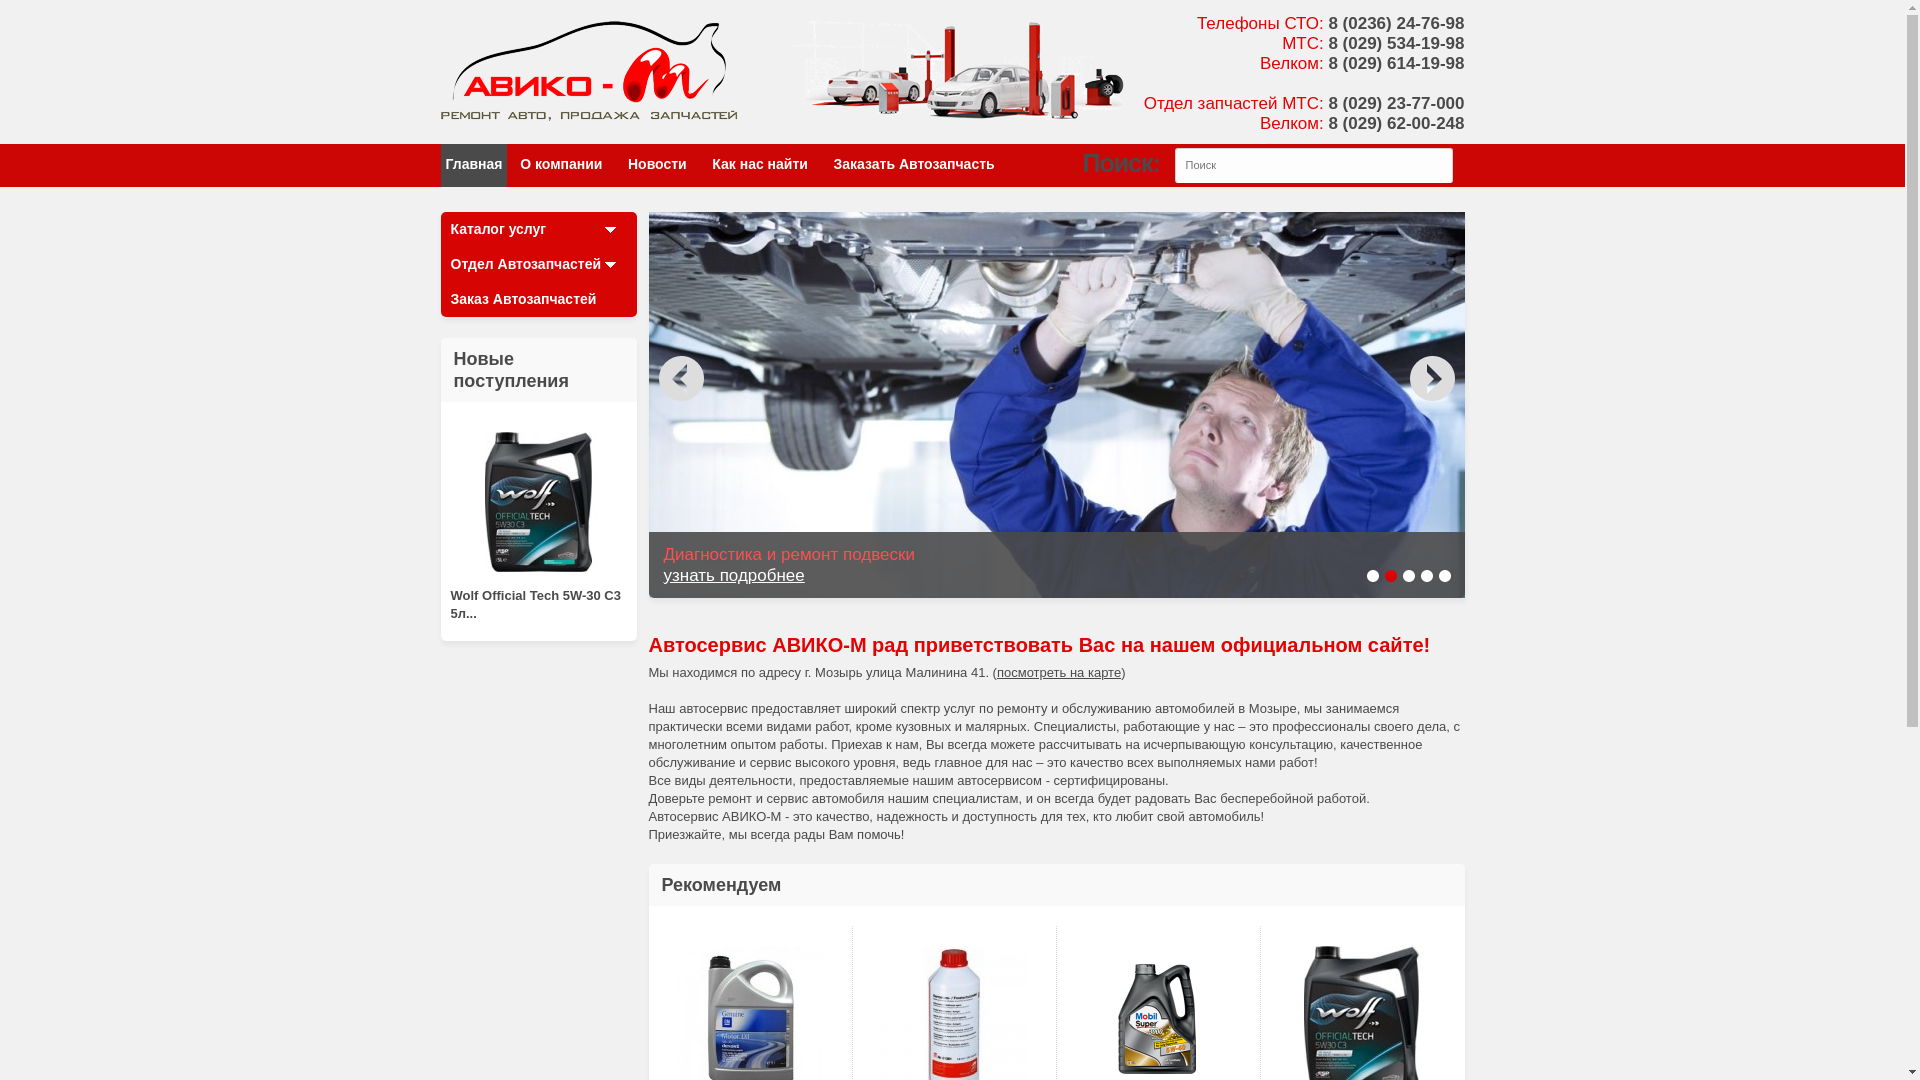 Image resolution: width=1920 pixels, height=1080 pixels. What do you see at coordinates (1424, 575) in the screenshot?
I see `'4'` at bounding box center [1424, 575].